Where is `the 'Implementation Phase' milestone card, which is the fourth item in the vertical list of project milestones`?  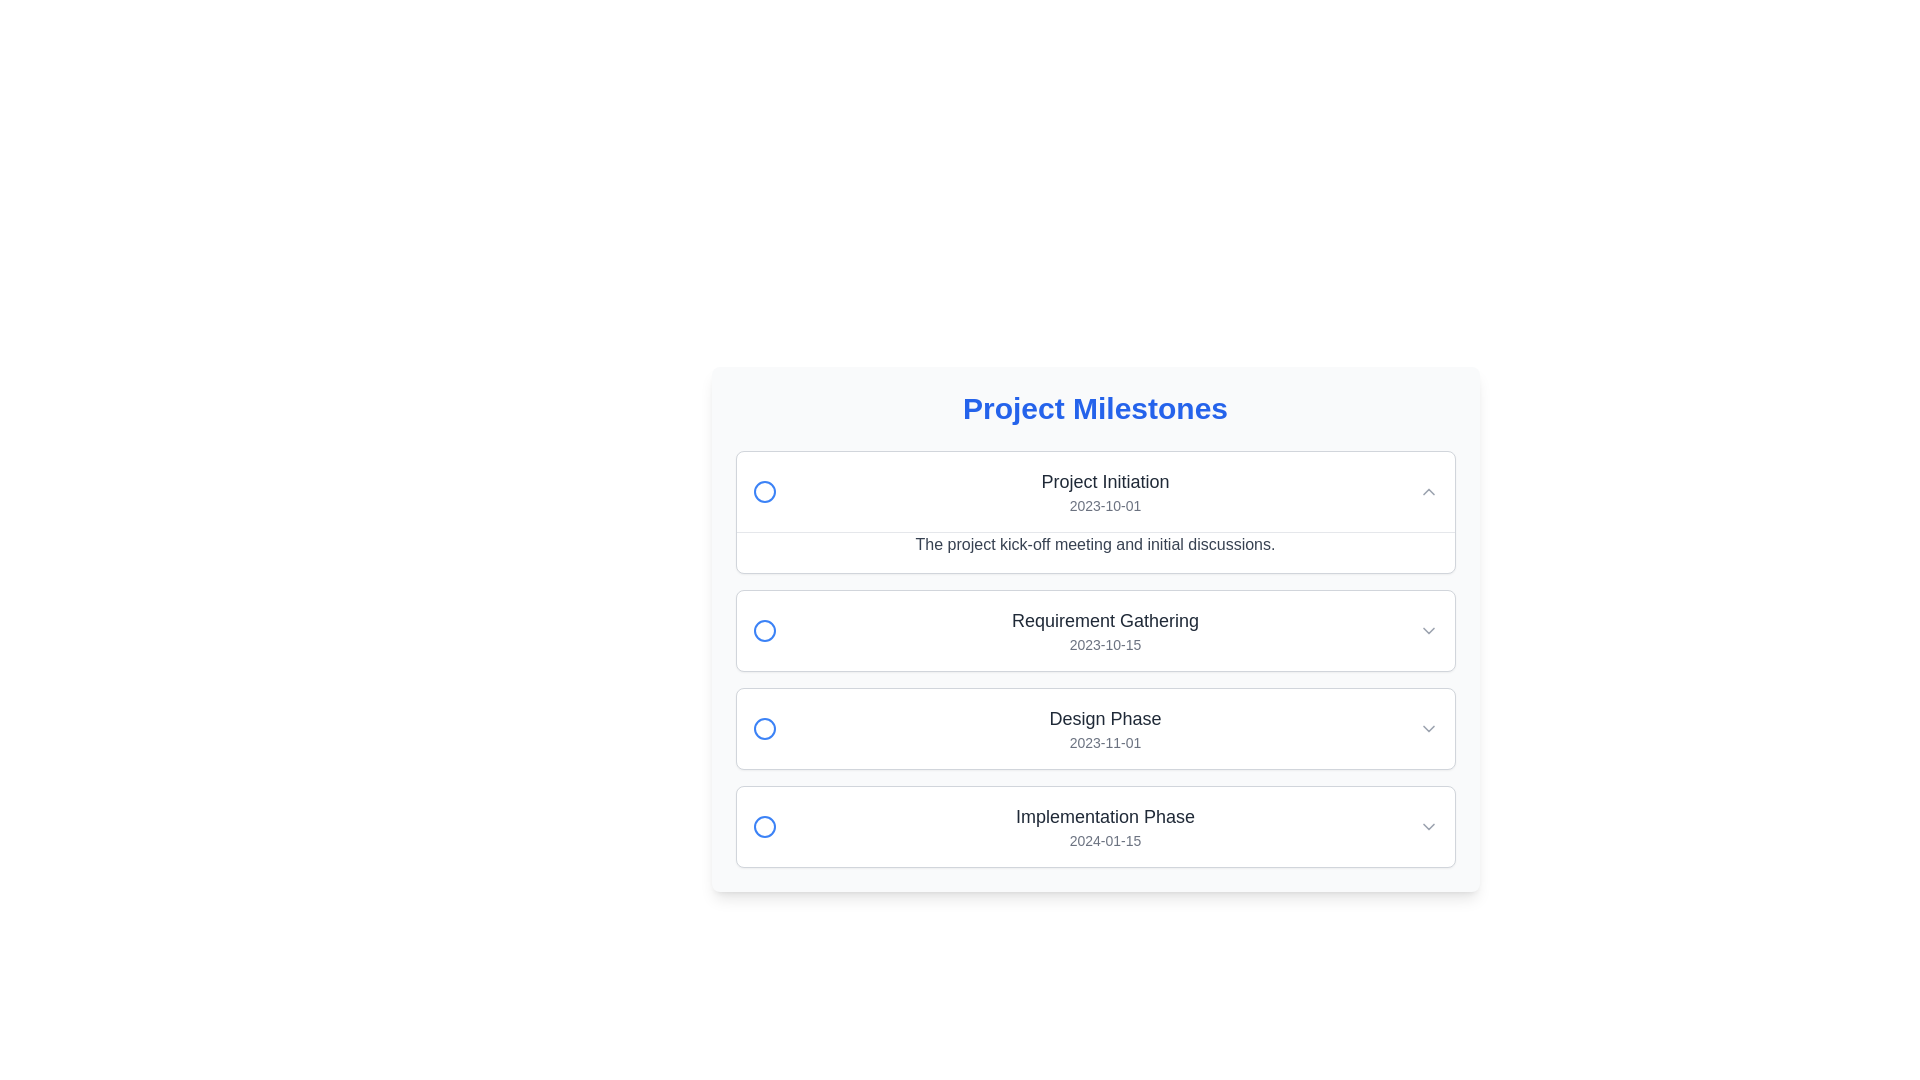 the 'Implementation Phase' milestone card, which is the fourth item in the vertical list of project milestones is located at coordinates (1094, 826).